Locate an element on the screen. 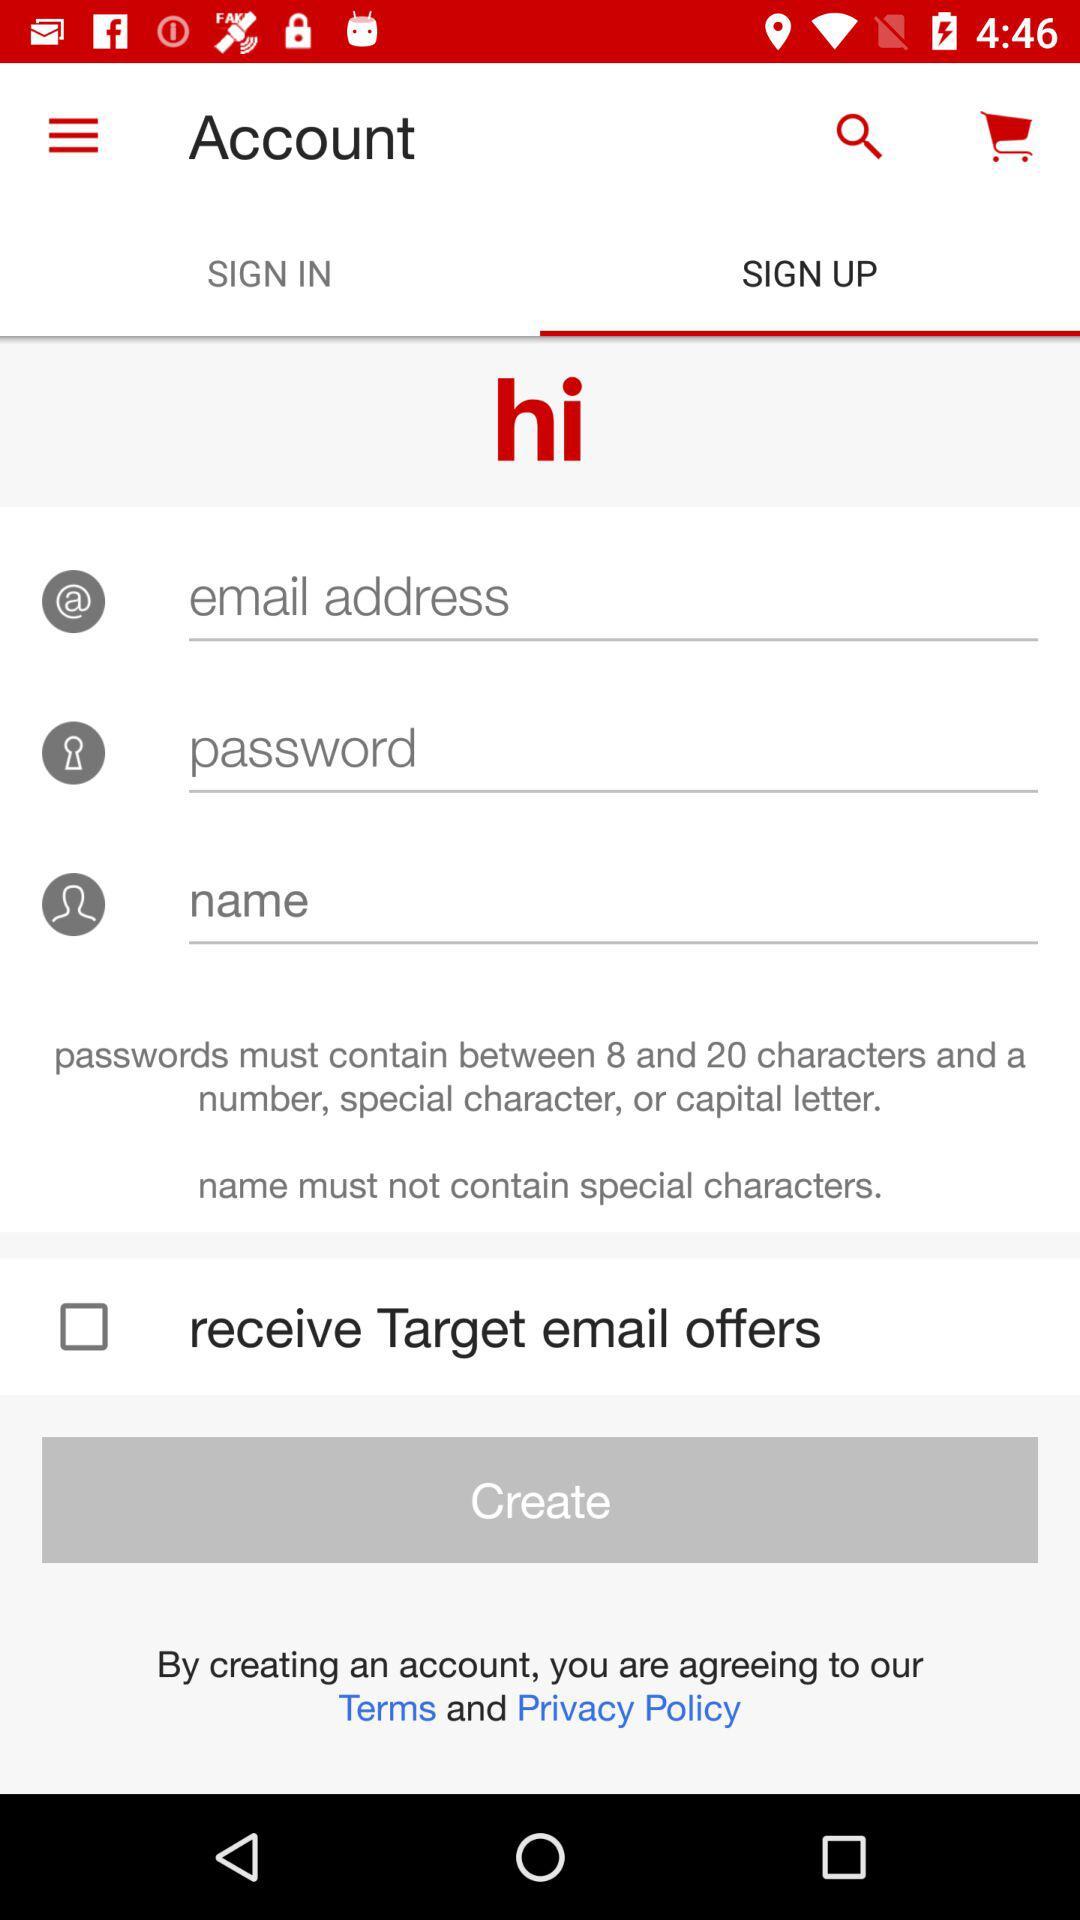  by creating an item is located at coordinates (540, 1684).